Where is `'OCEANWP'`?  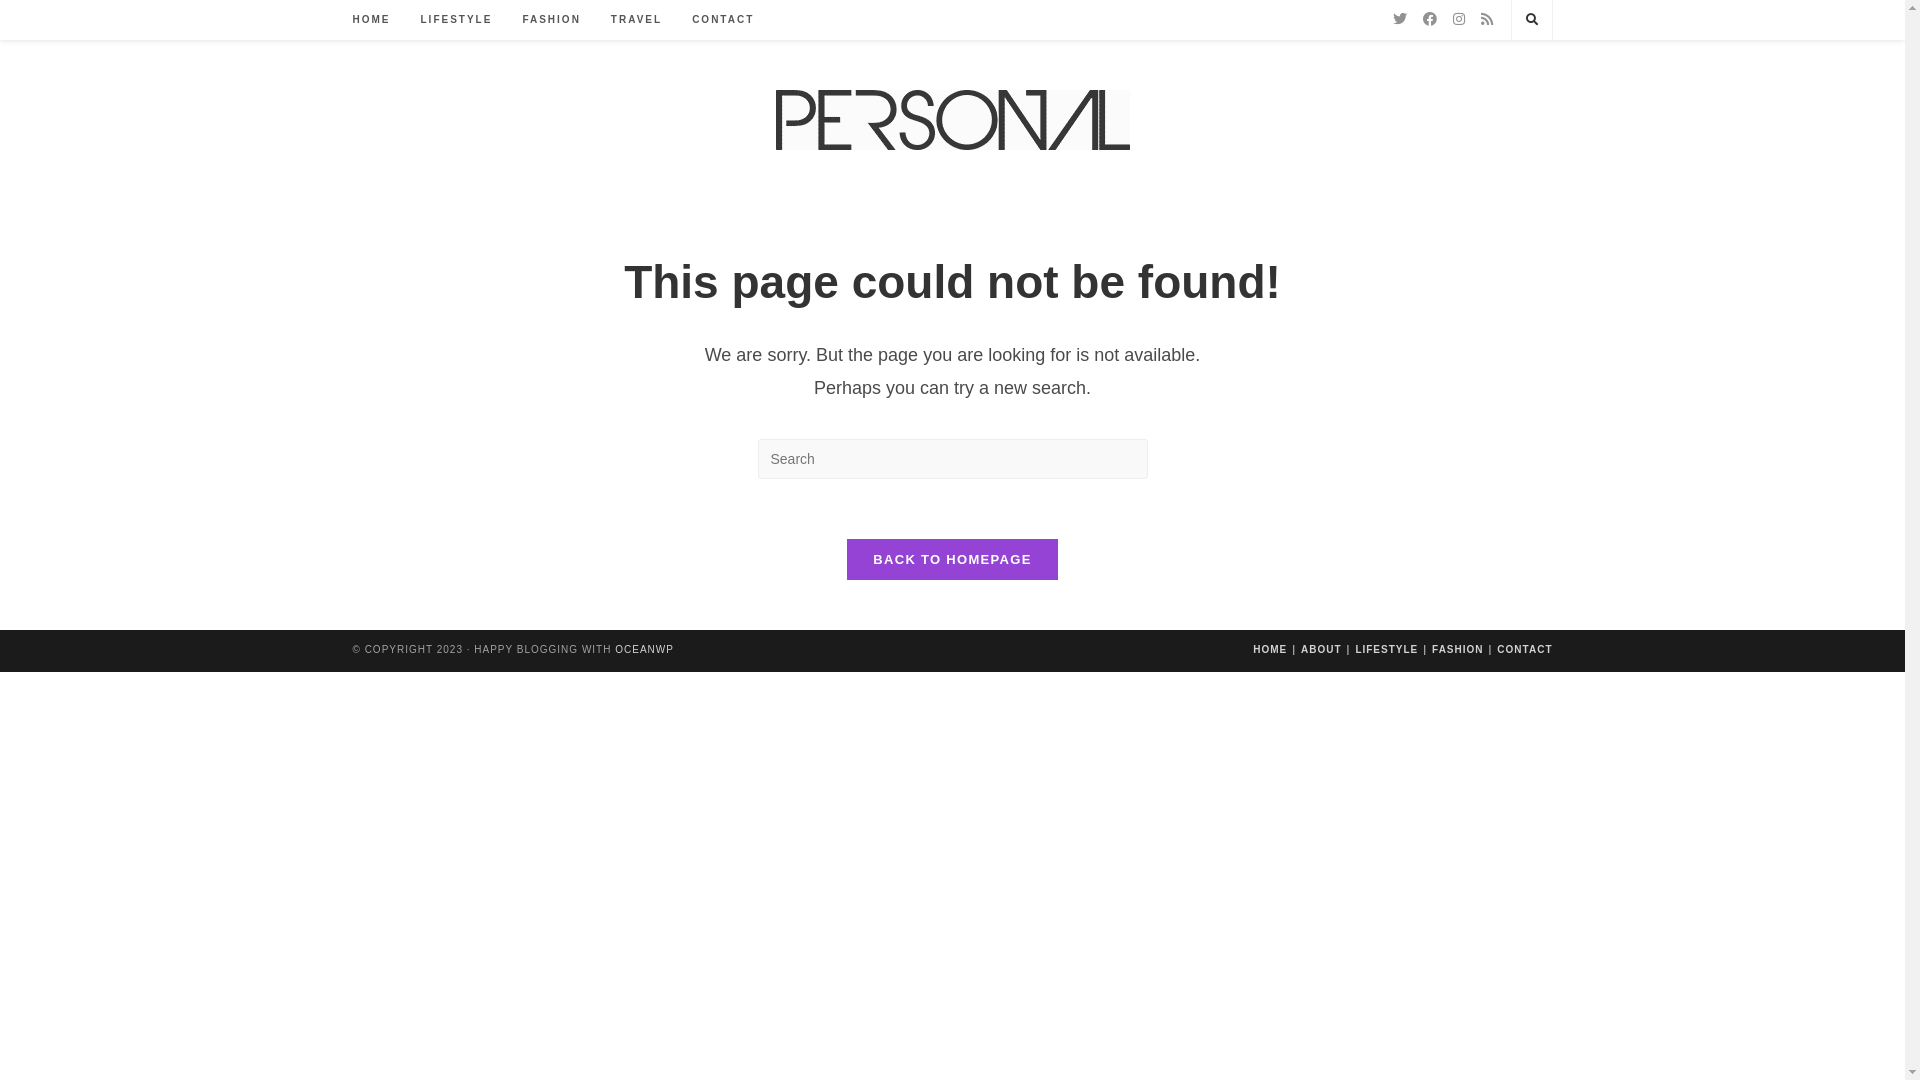 'OCEANWP' is located at coordinates (644, 649).